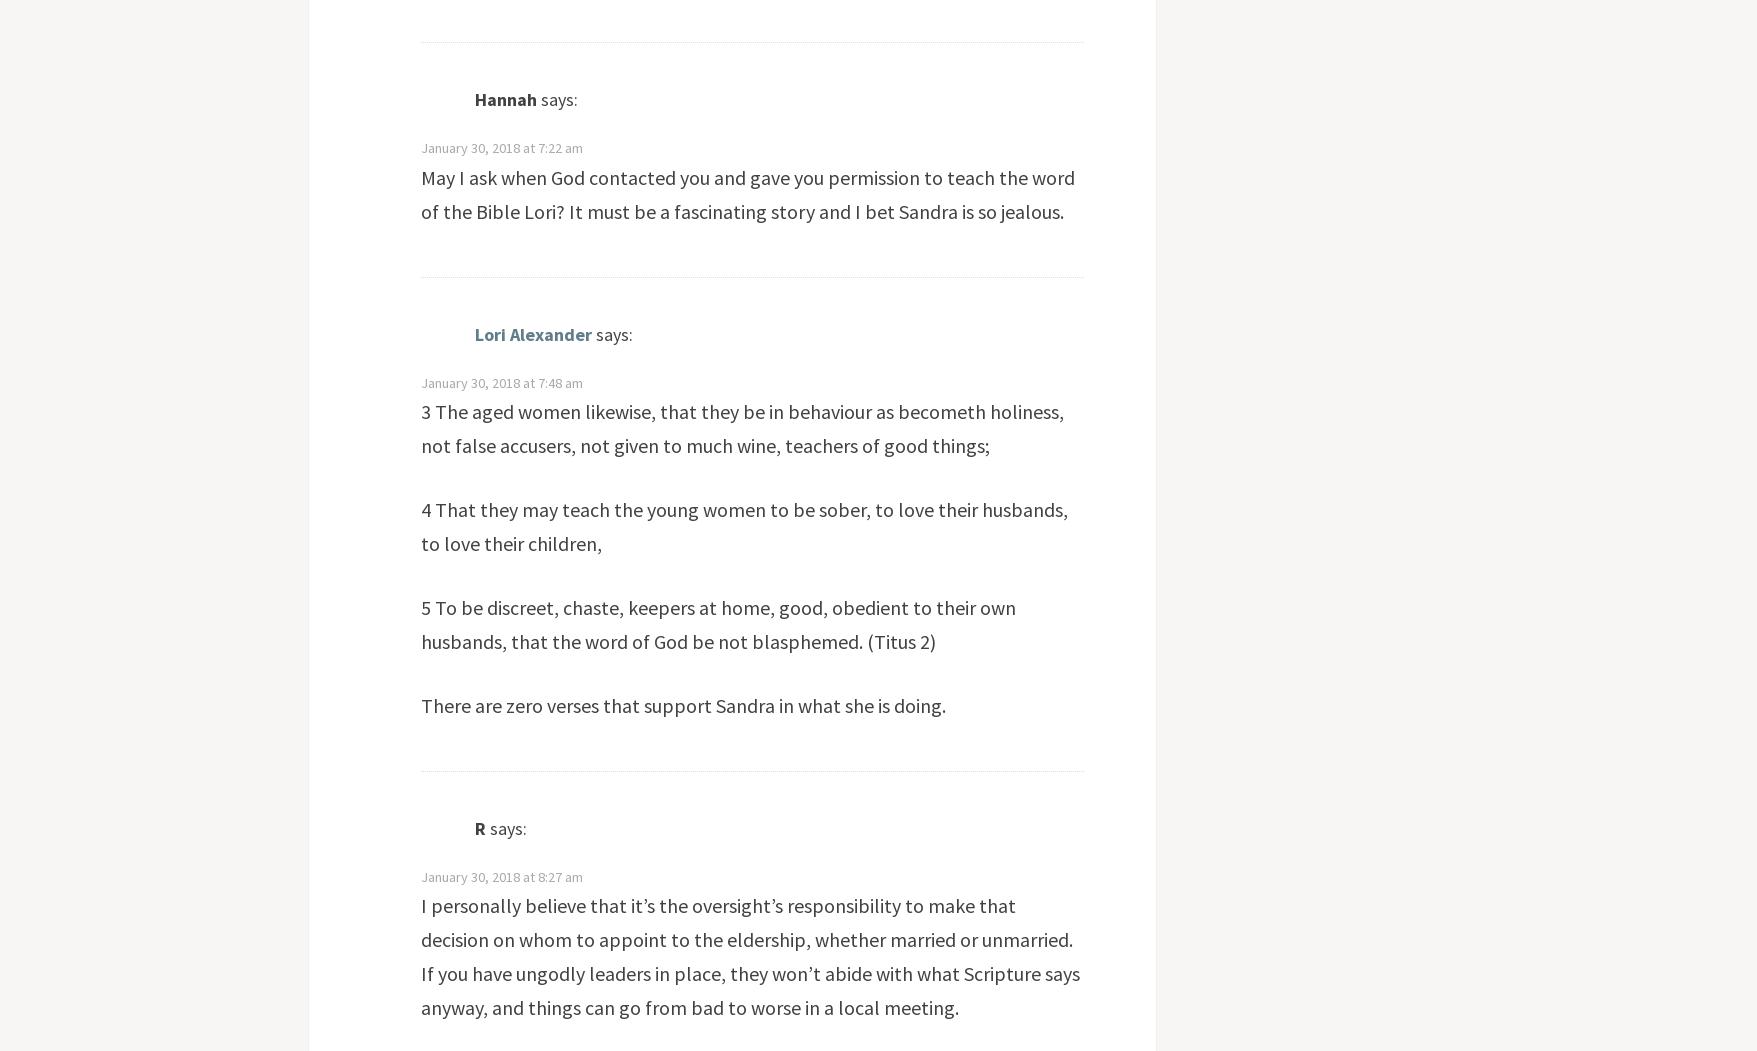  What do you see at coordinates (746, 193) in the screenshot?
I see `'May I ask when God contacted you and gave you permission to teach the word of the Bible Lori? It must be a fascinating story and I bet Sandra is so jealous.'` at bounding box center [746, 193].